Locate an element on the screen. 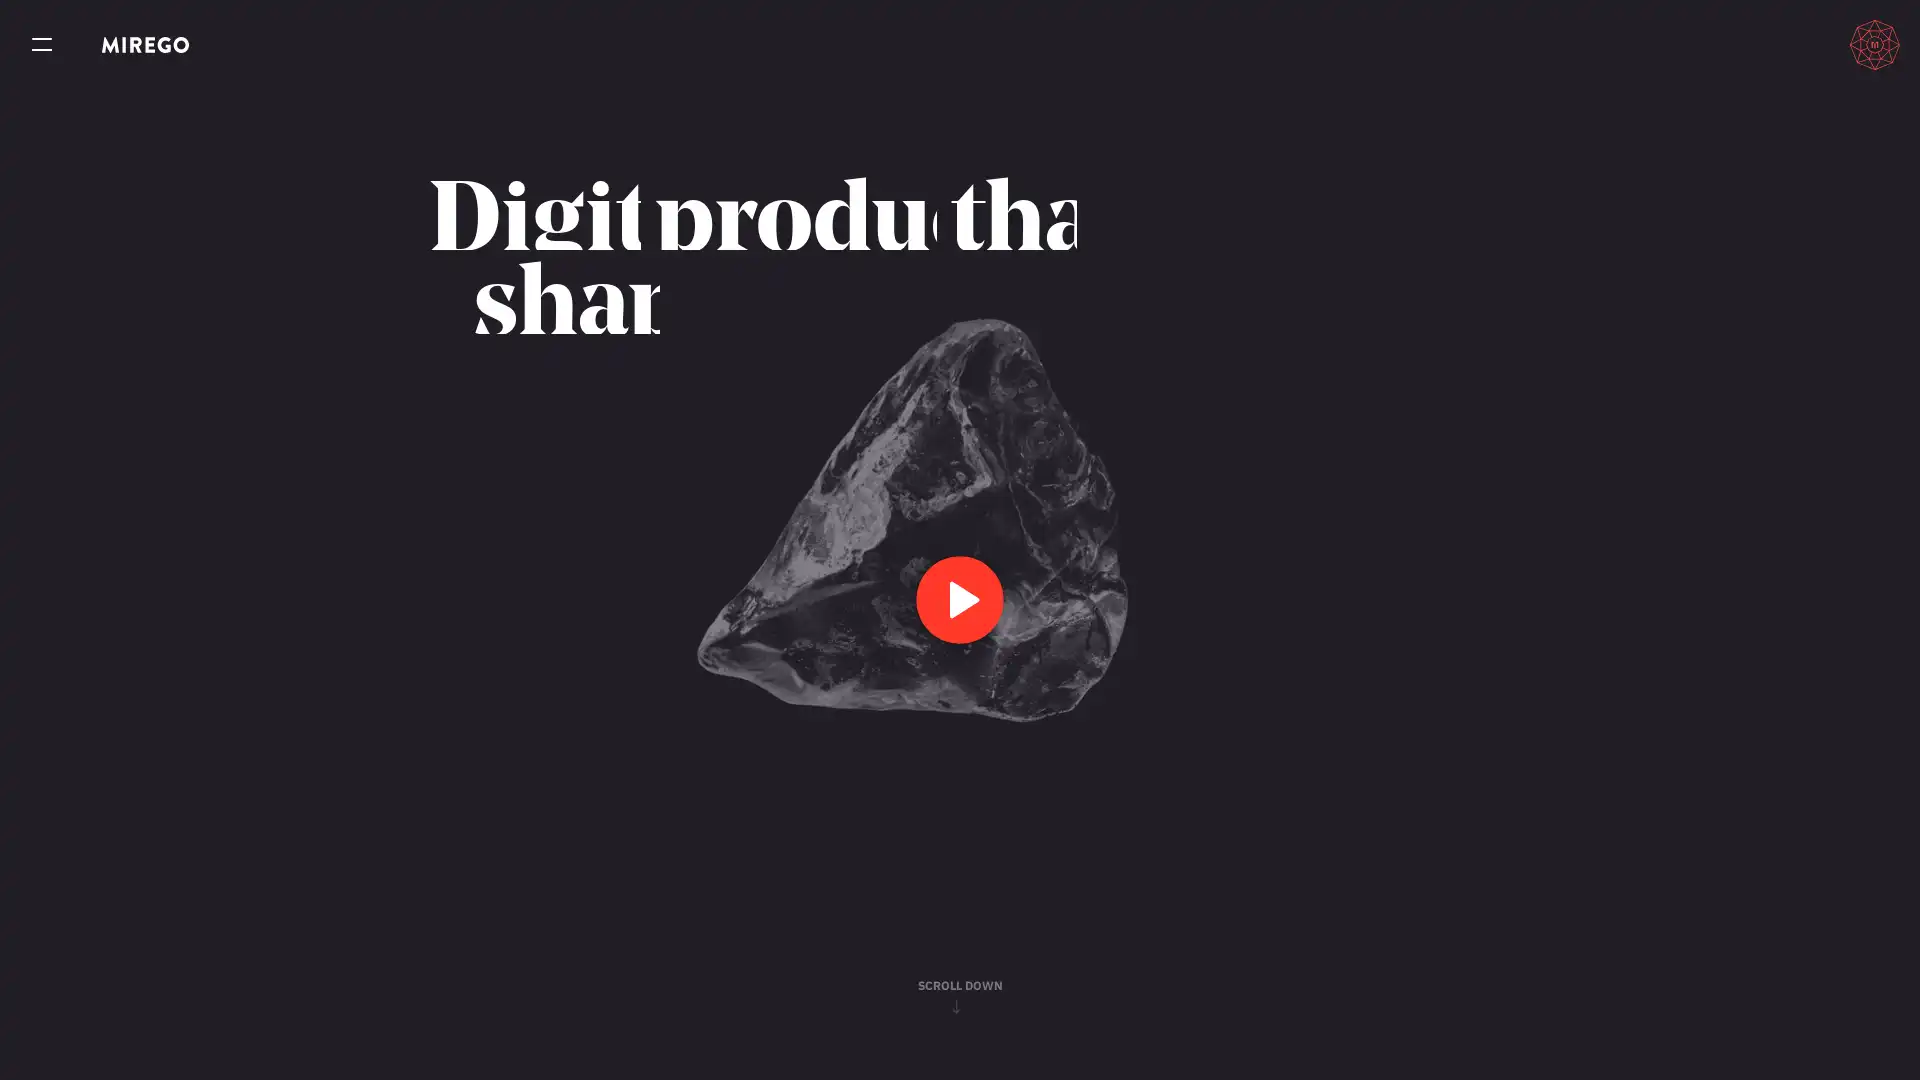  See navigation is located at coordinates (42, 45).